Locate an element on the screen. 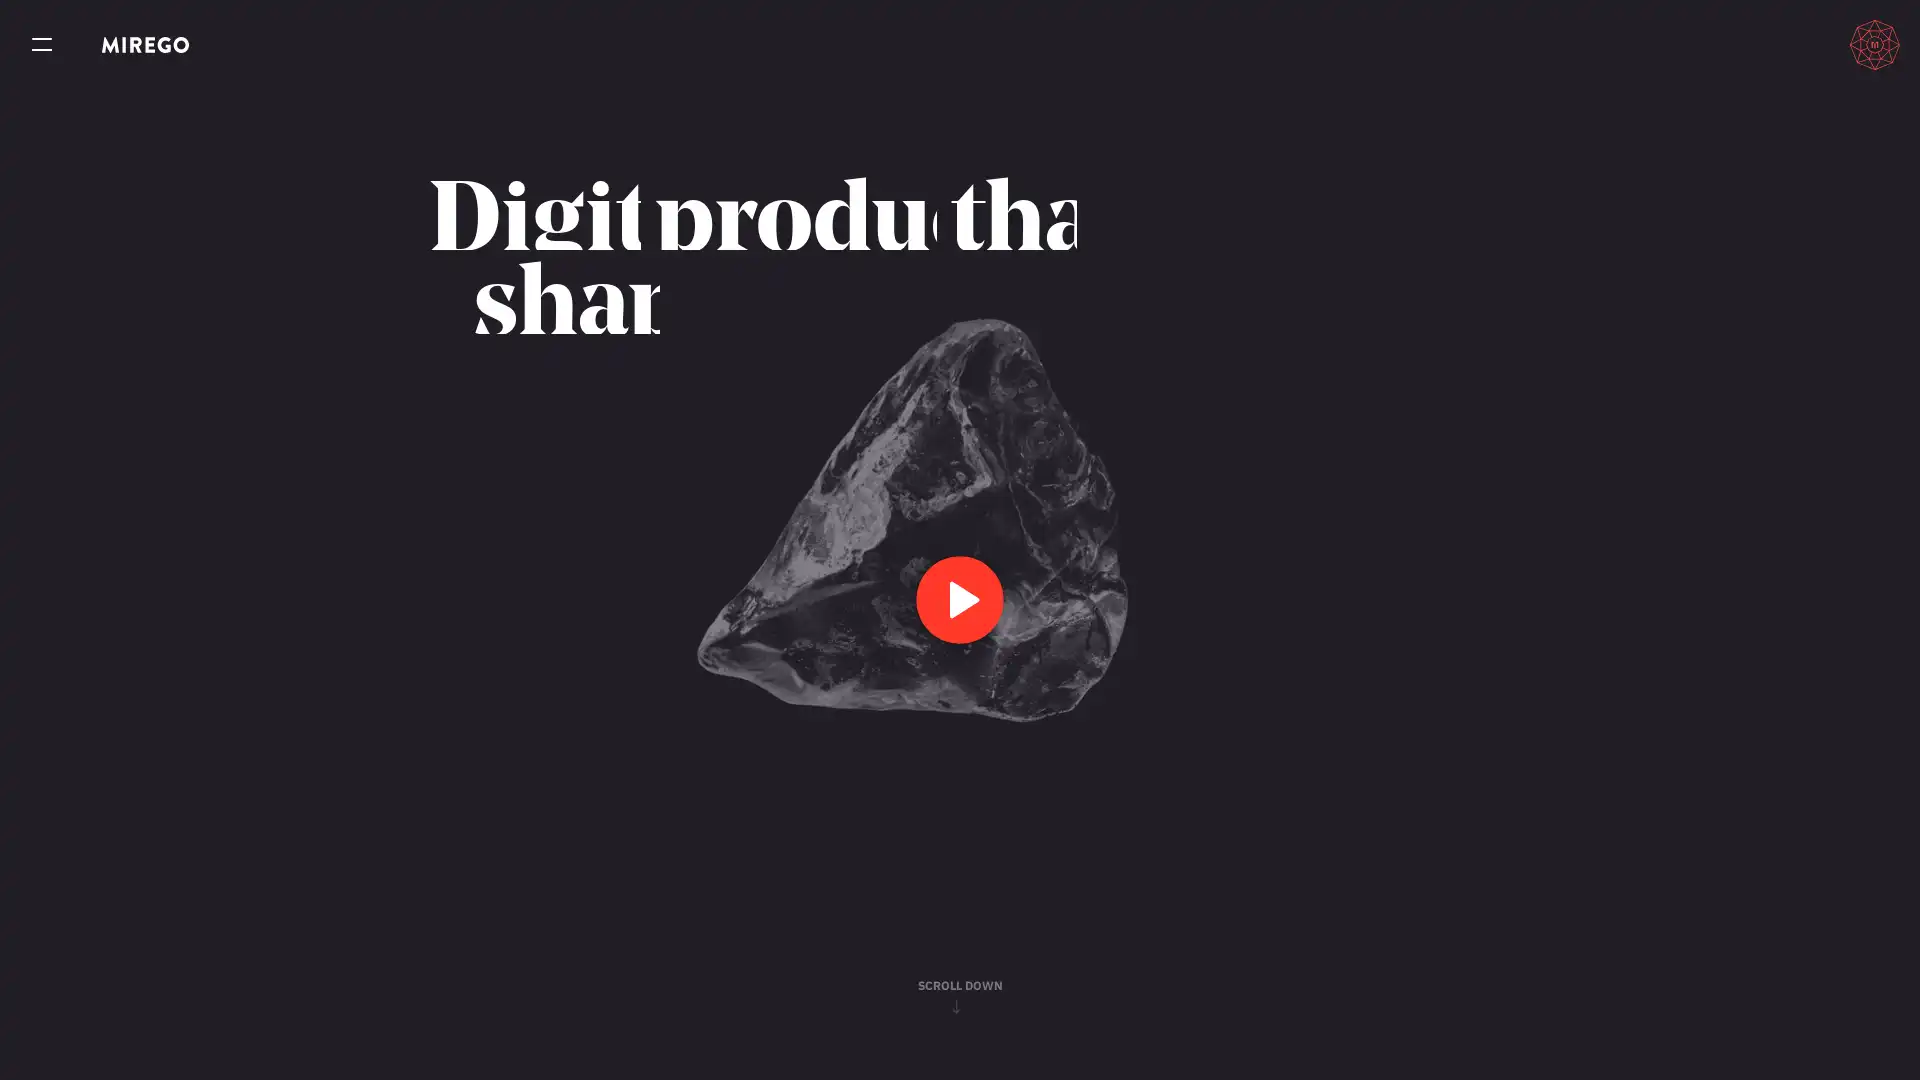  See navigation is located at coordinates (42, 45).